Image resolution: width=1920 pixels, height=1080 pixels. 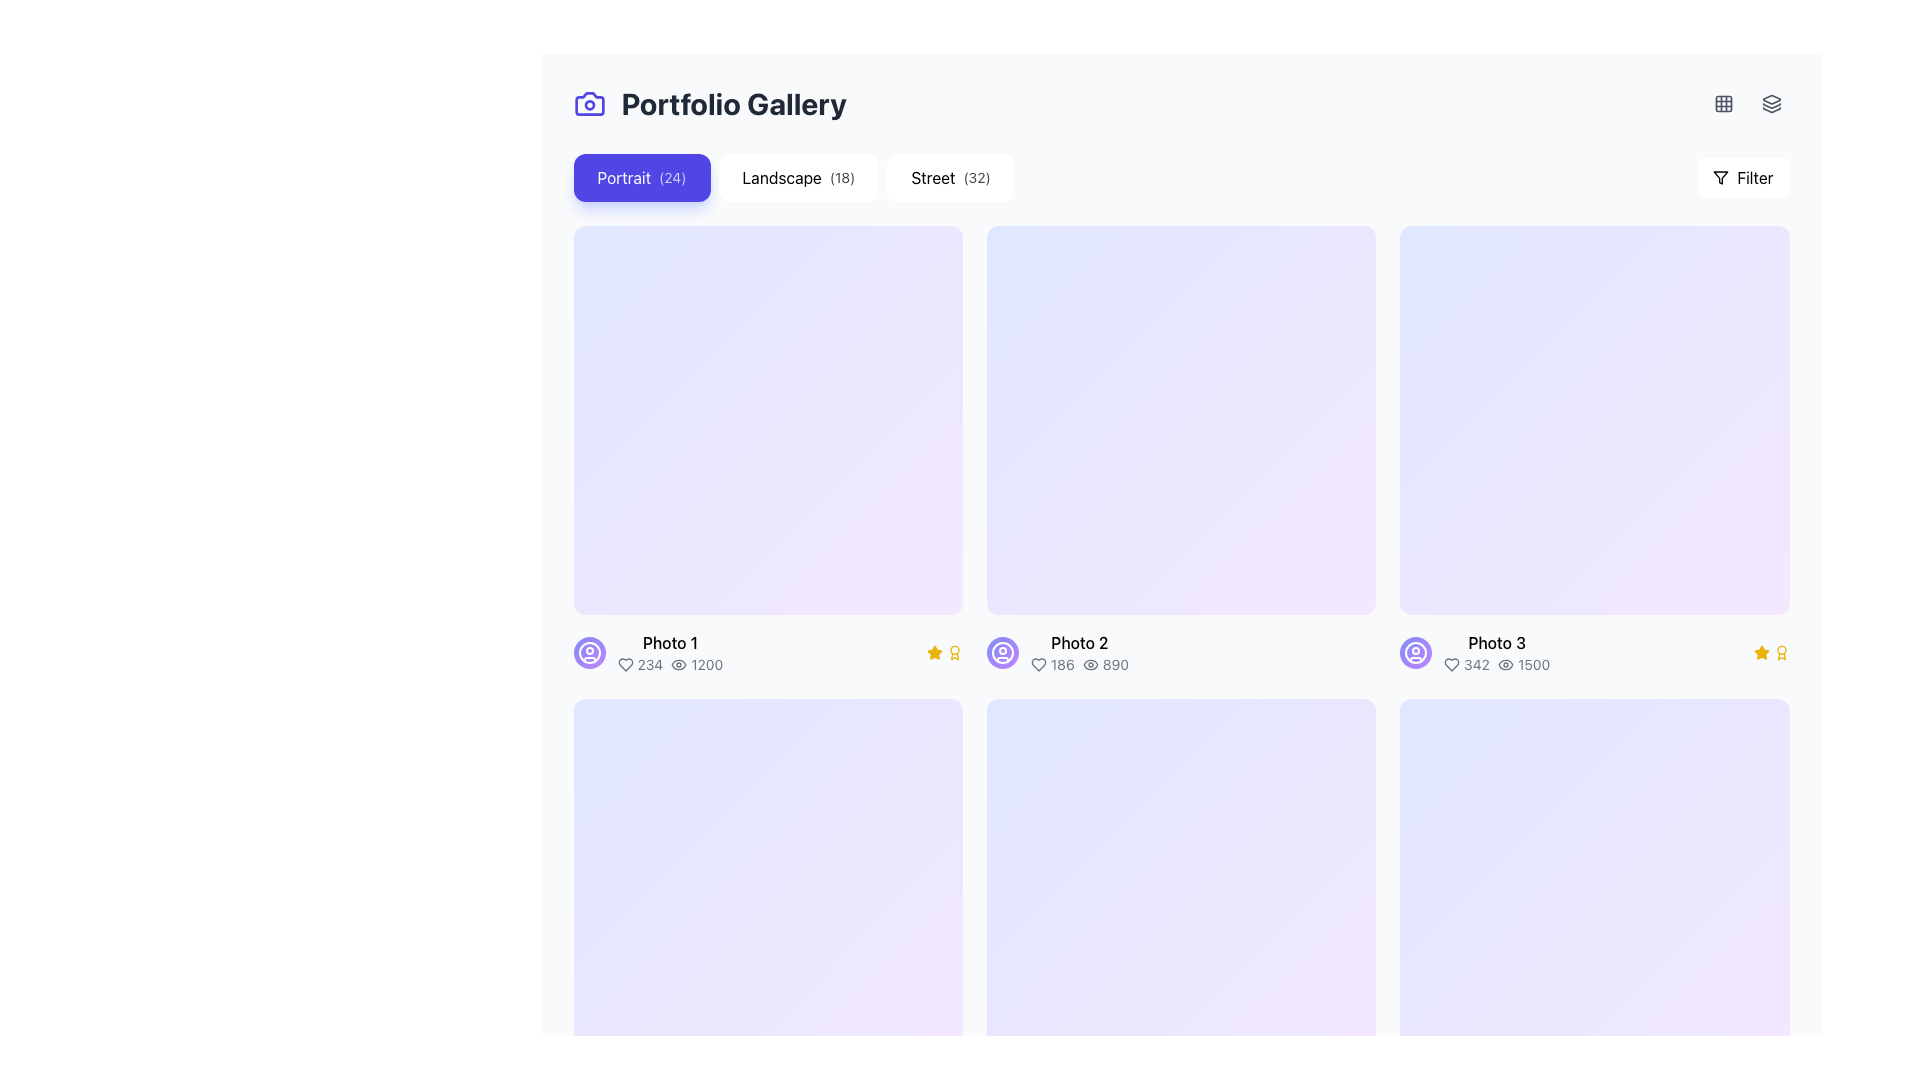 I want to click on the like icon located to the left of the number '186' below 'Photo 2', so click(x=1038, y=665).